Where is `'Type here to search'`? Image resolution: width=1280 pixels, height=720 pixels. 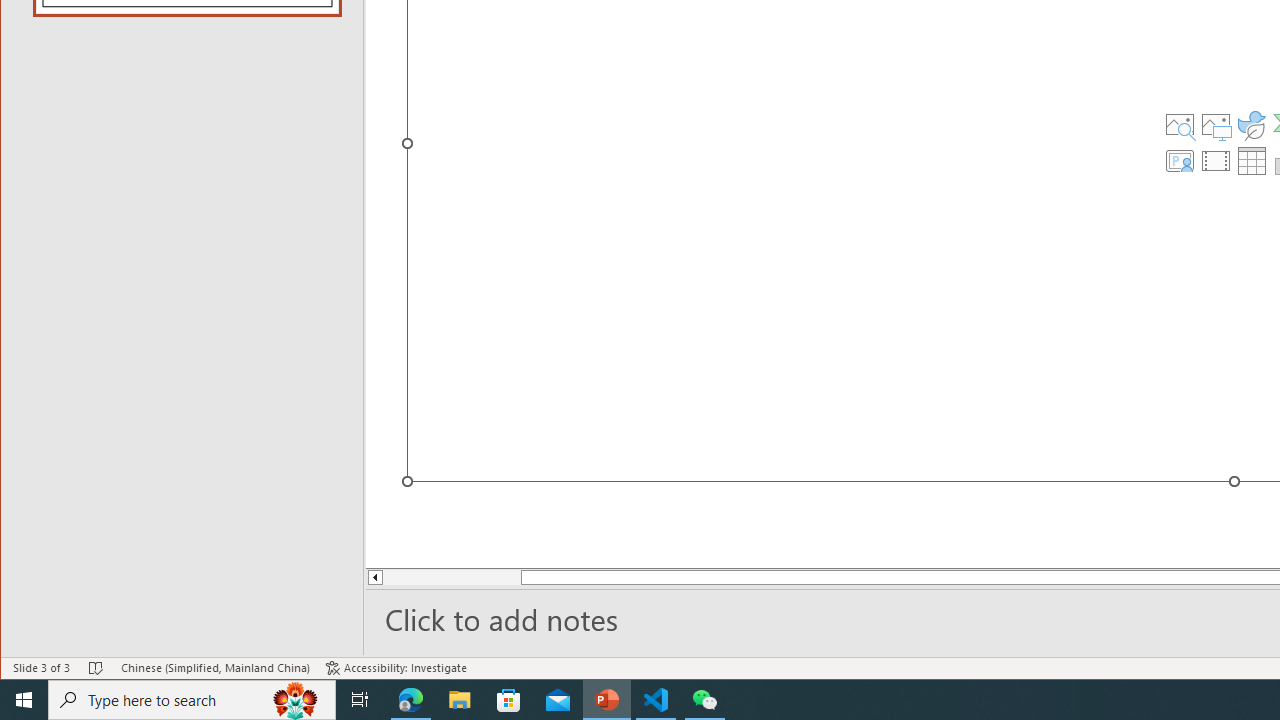
'Type here to search' is located at coordinates (192, 698).